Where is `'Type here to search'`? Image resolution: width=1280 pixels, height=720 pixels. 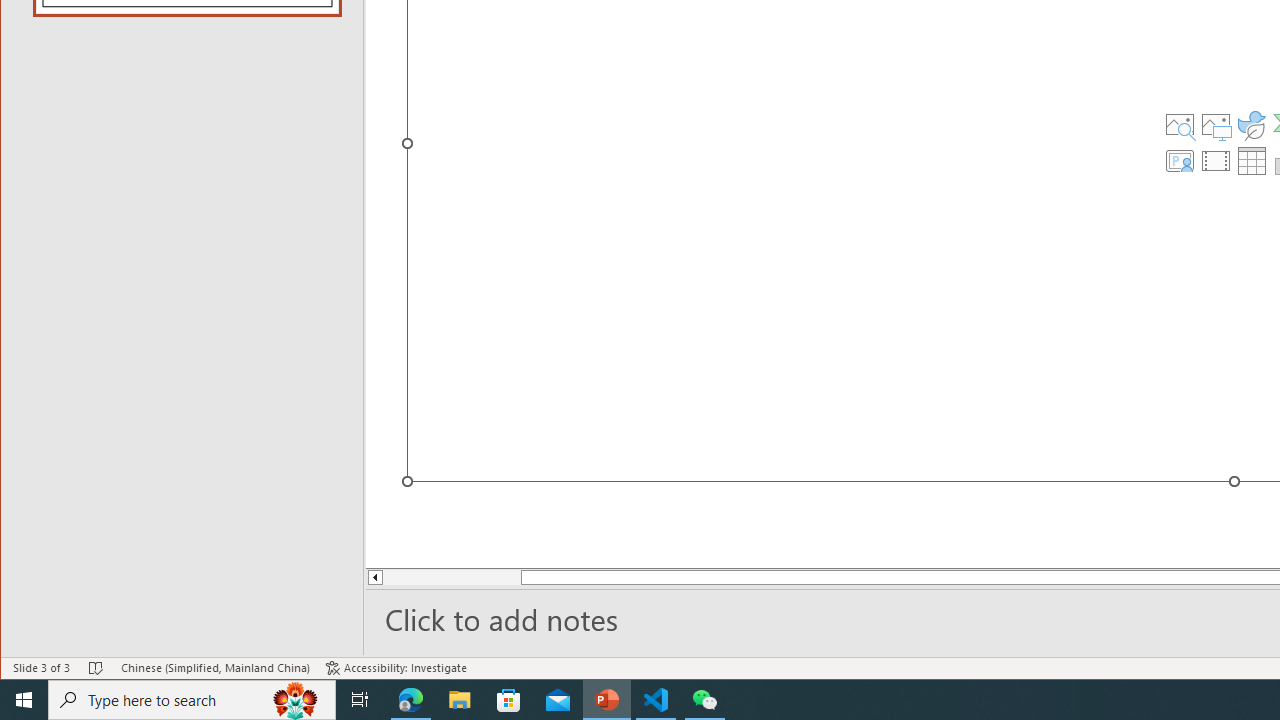
'Type here to search' is located at coordinates (192, 698).